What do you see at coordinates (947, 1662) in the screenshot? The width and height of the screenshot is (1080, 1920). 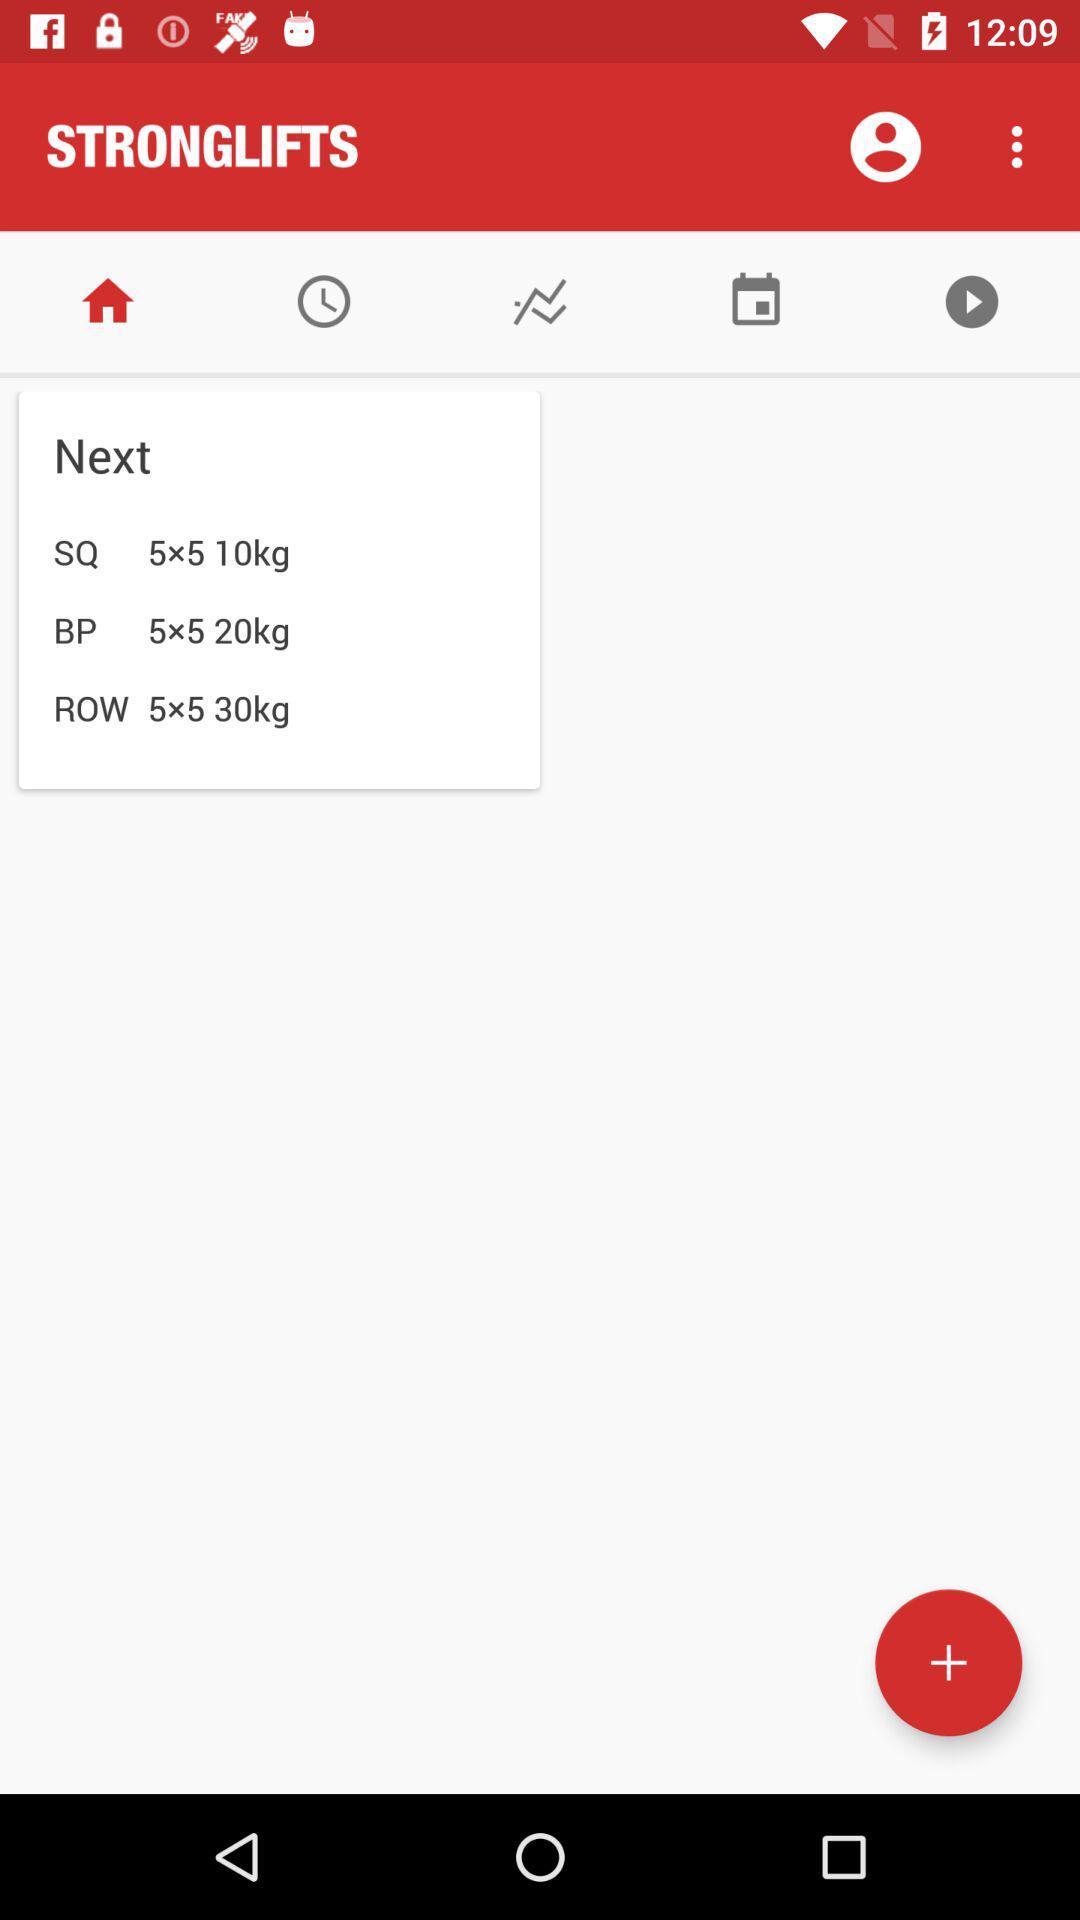 I see `open new page` at bounding box center [947, 1662].